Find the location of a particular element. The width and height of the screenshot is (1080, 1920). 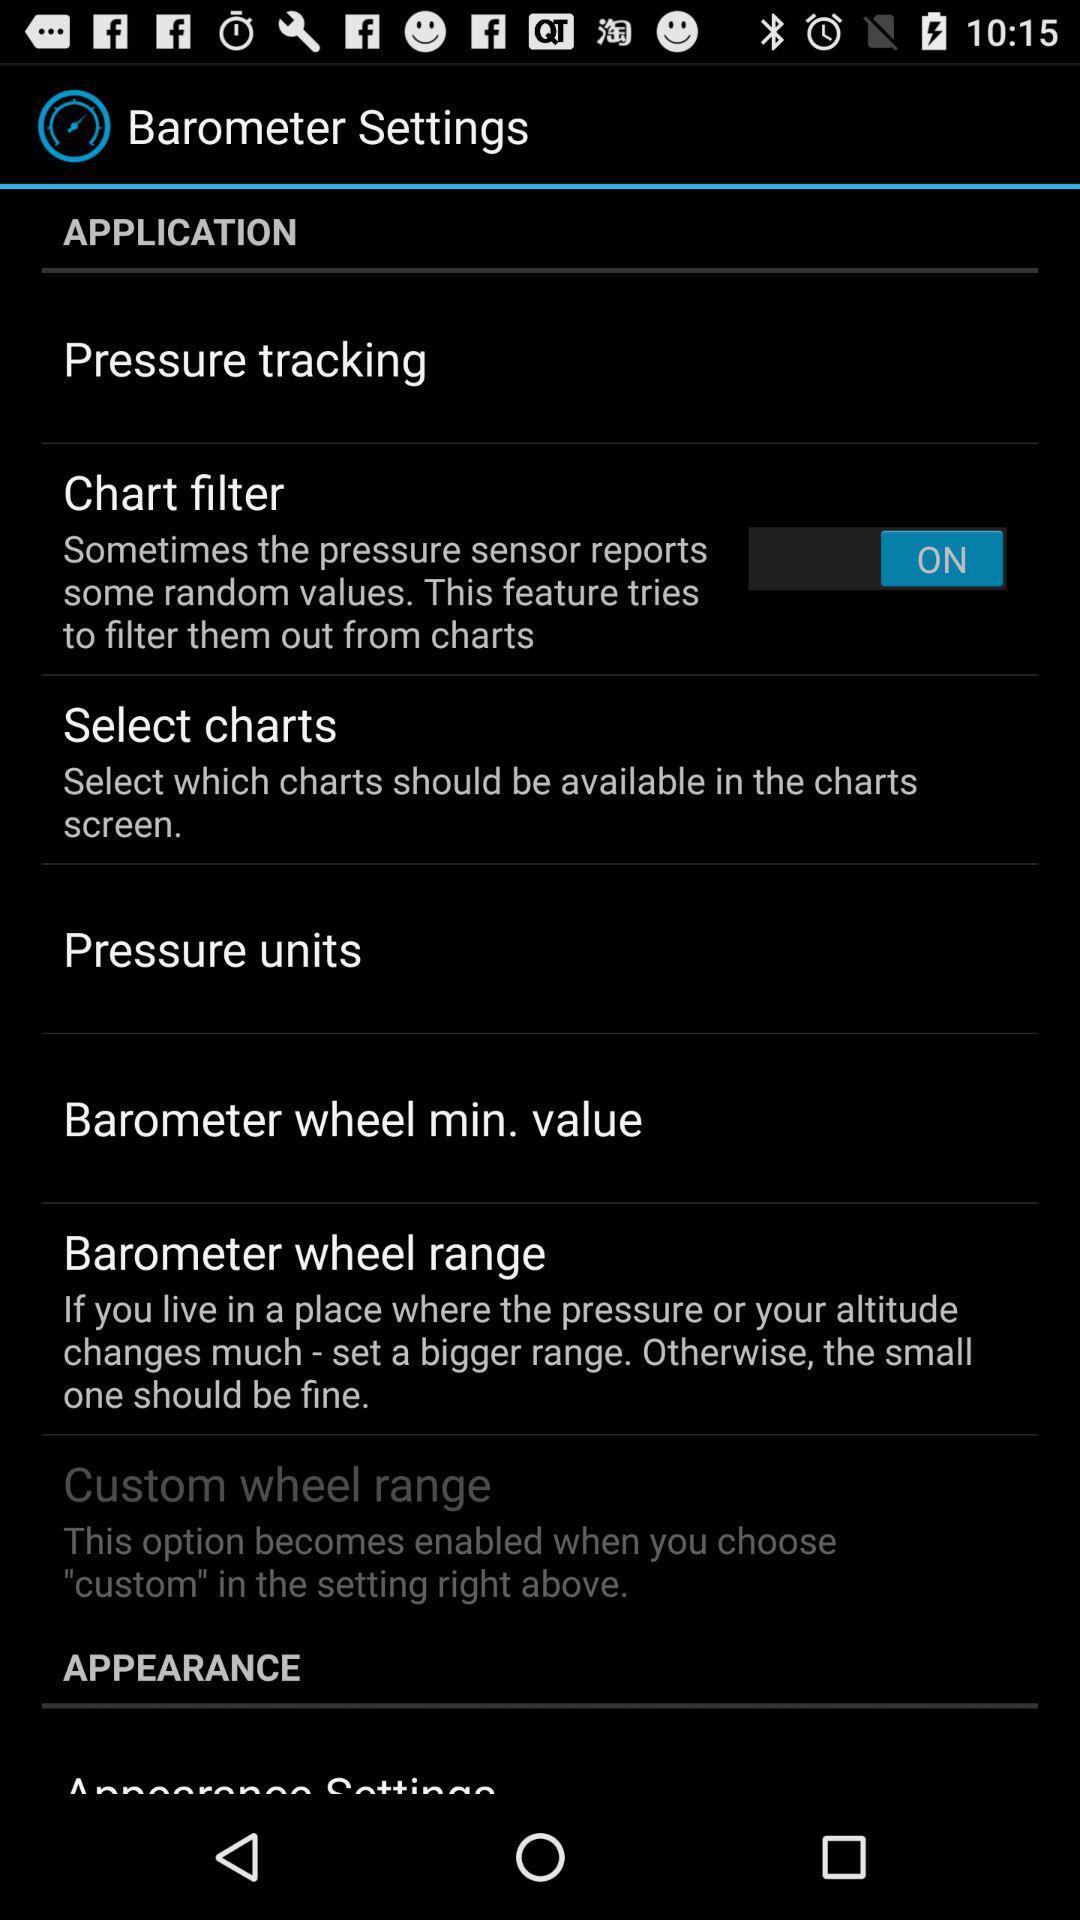

icon below the barometer wheel range is located at coordinates (525, 1350).